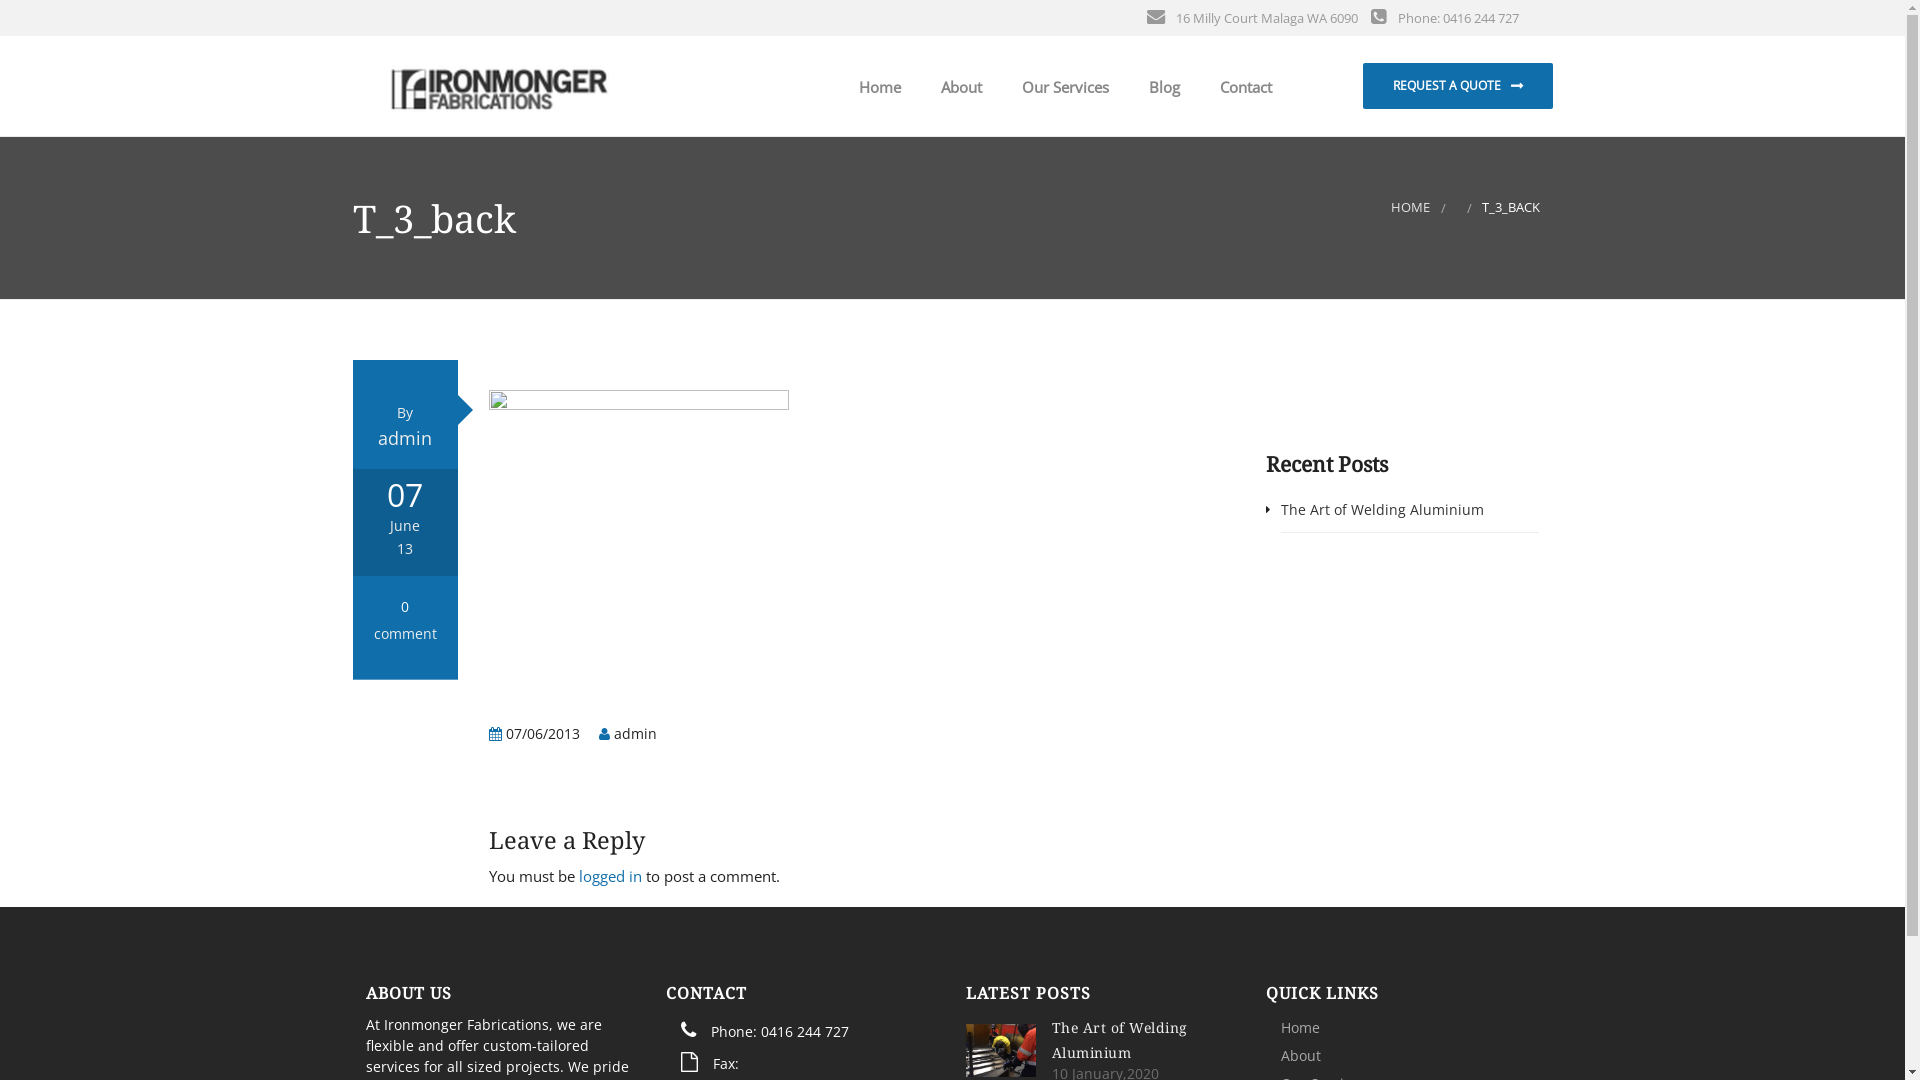  I want to click on 'Custom Welding & Fabrication', so click(1069, 249).